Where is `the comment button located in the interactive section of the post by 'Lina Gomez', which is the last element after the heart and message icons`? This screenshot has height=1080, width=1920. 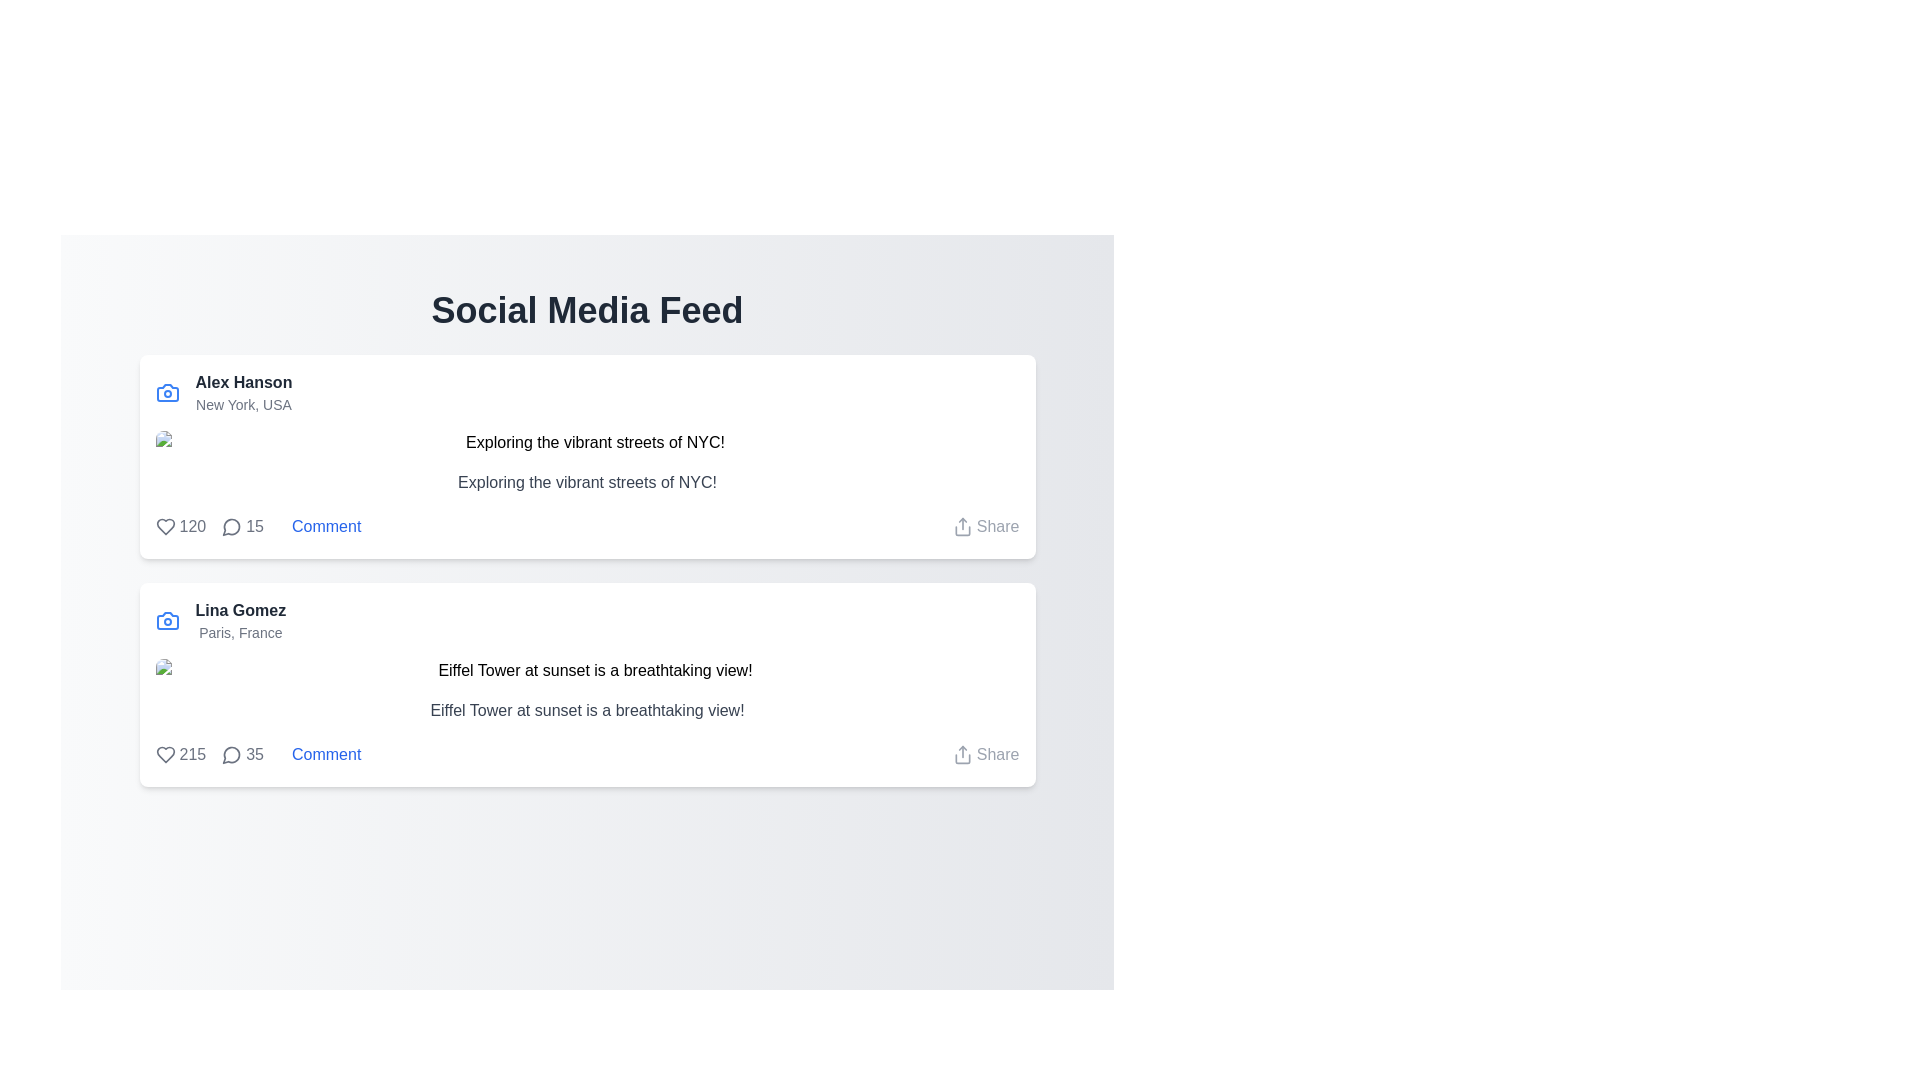
the comment button located in the interactive section of the post by 'Lina Gomez', which is the last element after the heart and message icons is located at coordinates (326, 755).